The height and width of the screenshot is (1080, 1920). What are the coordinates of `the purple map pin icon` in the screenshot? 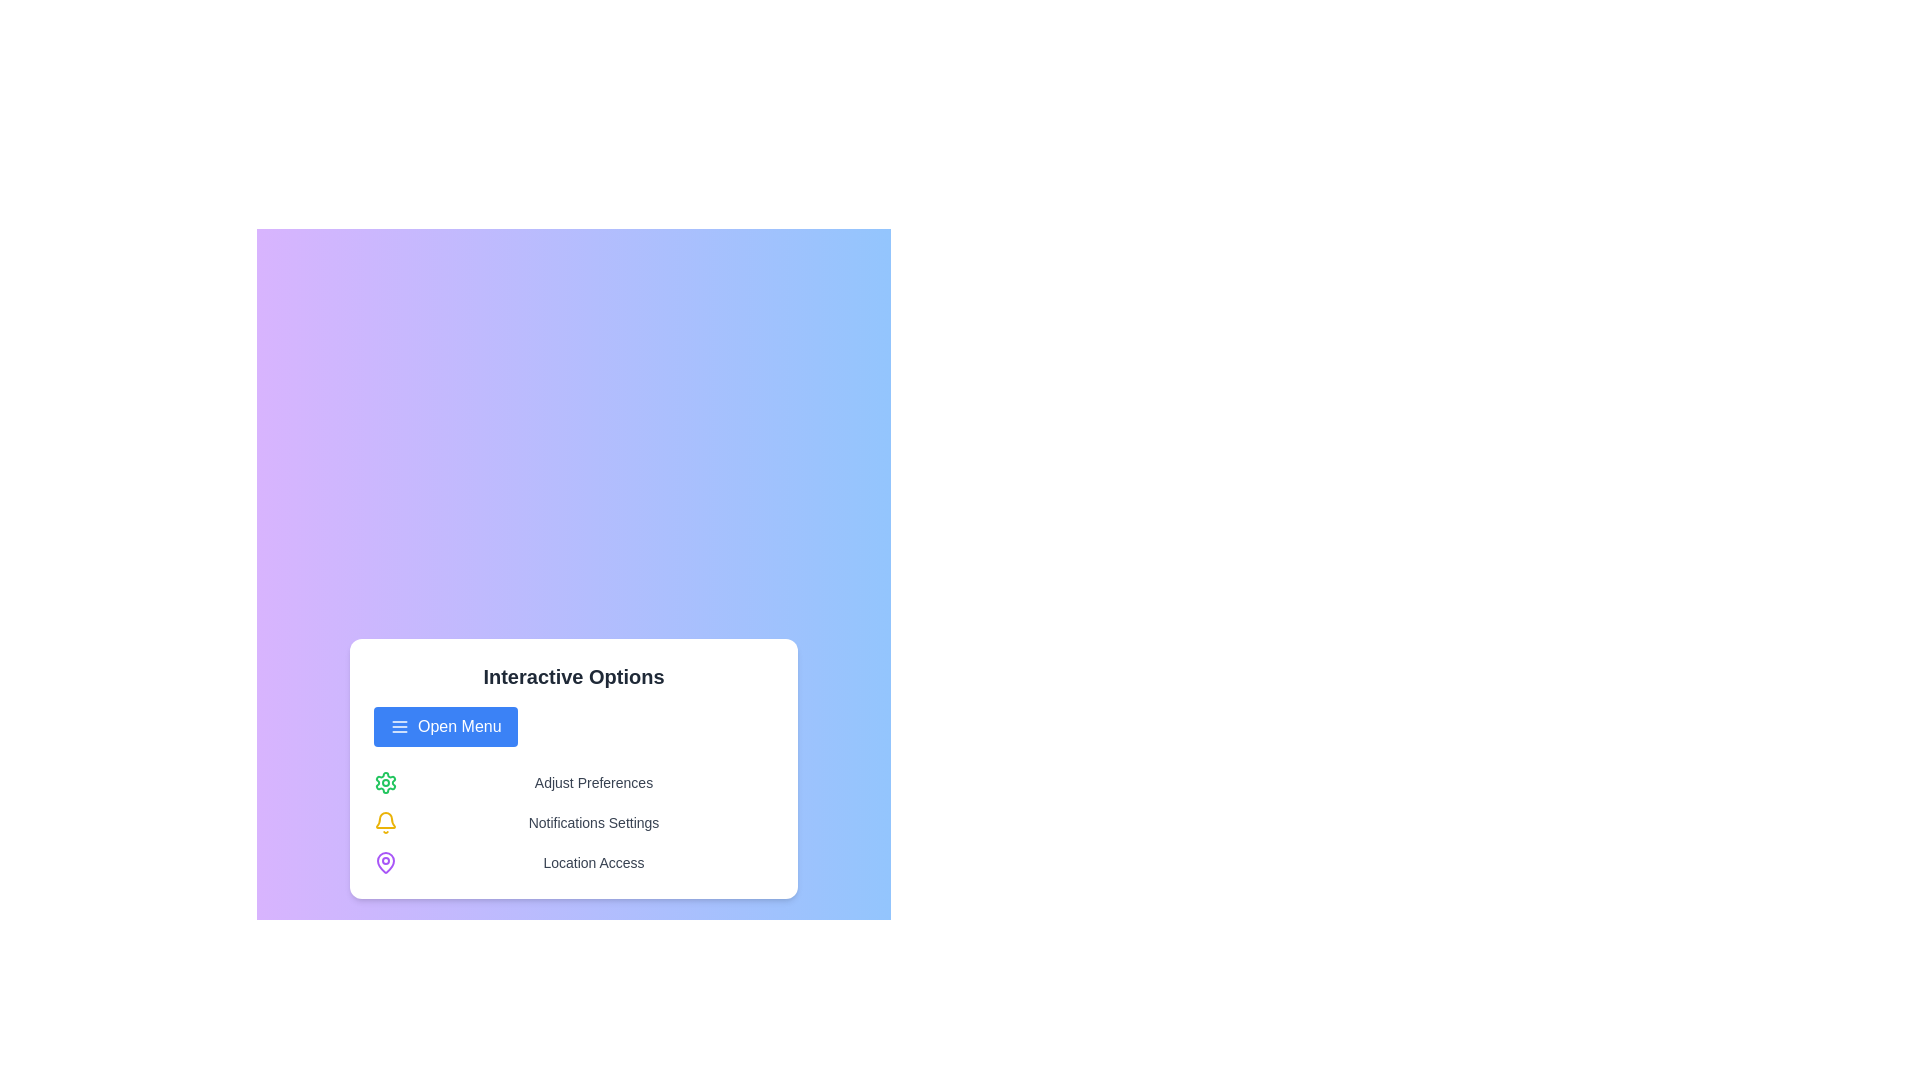 It's located at (385, 860).